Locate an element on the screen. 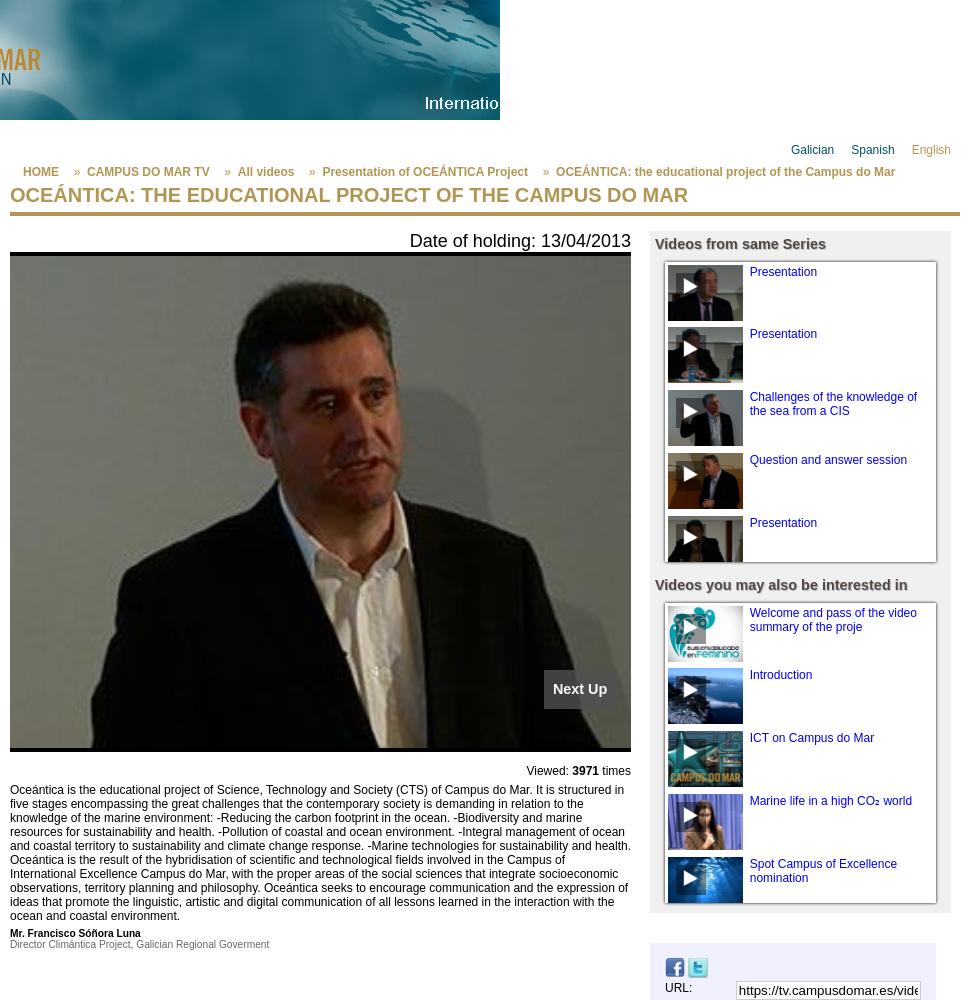 This screenshot has height=1000, width=980. 'Marine life in a high CO₂ world' is located at coordinates (830, 800).